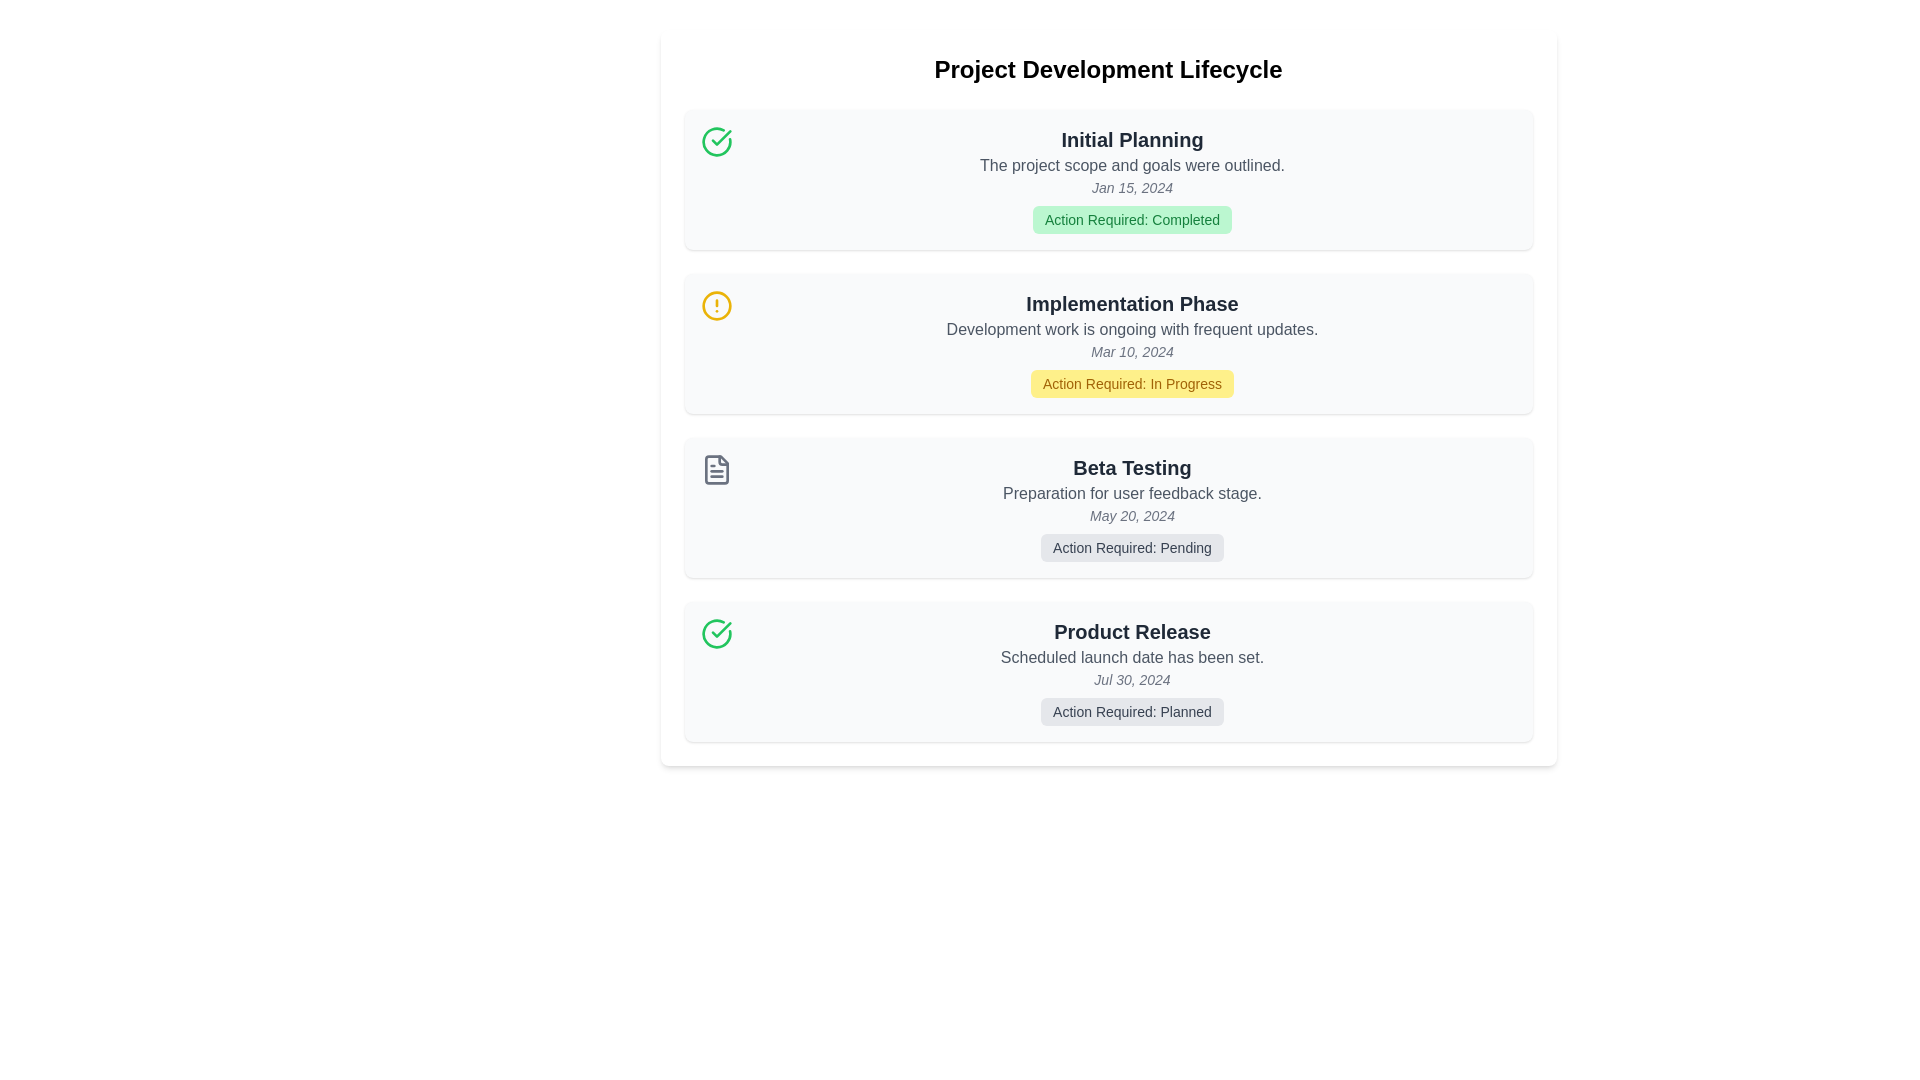  I want to click on text from the Text Label that states 'The project scope and goals were outlined.' This label is rendered in light gray and is positioned below the title 'Initial Planning', so click(1132, 164).